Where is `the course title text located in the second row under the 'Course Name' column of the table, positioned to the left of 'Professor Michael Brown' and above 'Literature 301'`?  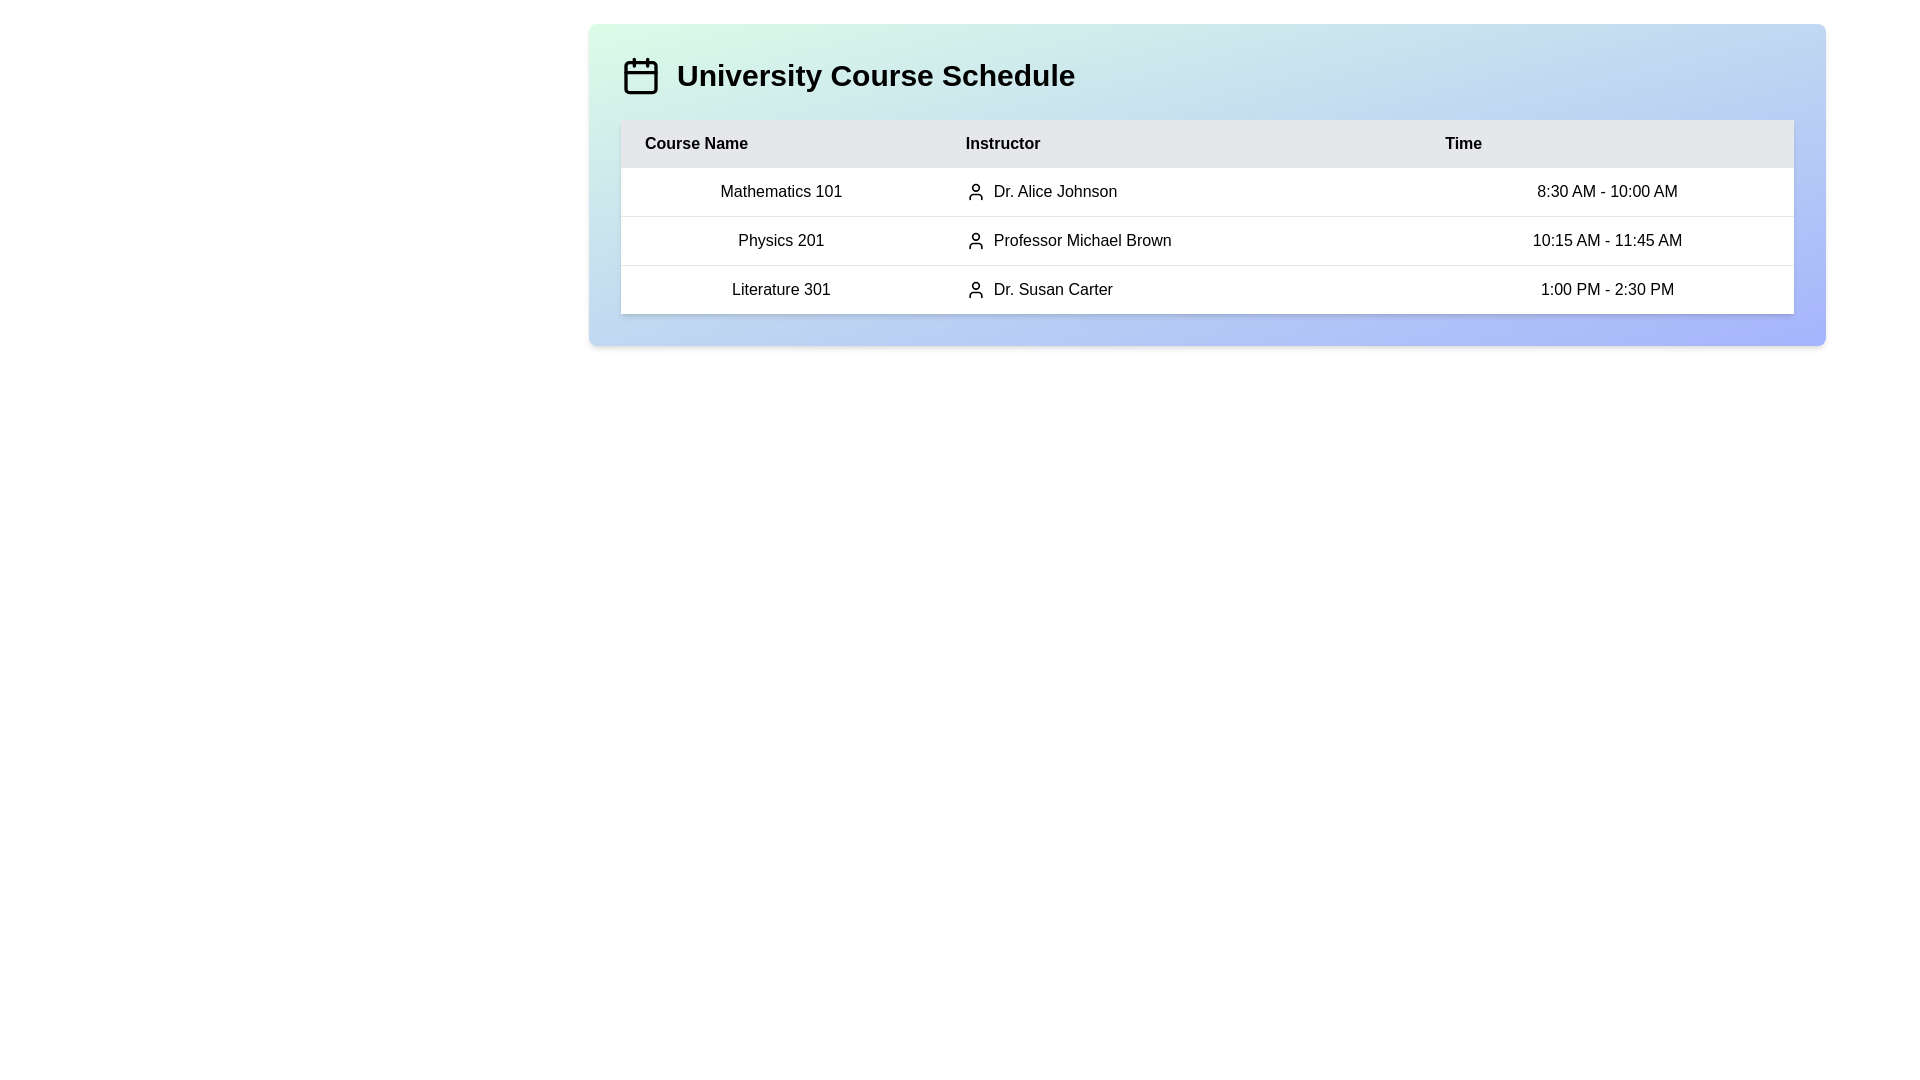 the course title text located in the second row under the 'Course Name' column of the table, positioned to the left of 'Professor Michael Brown' and above 'Literature 301' is located at coordinates (780, 239).